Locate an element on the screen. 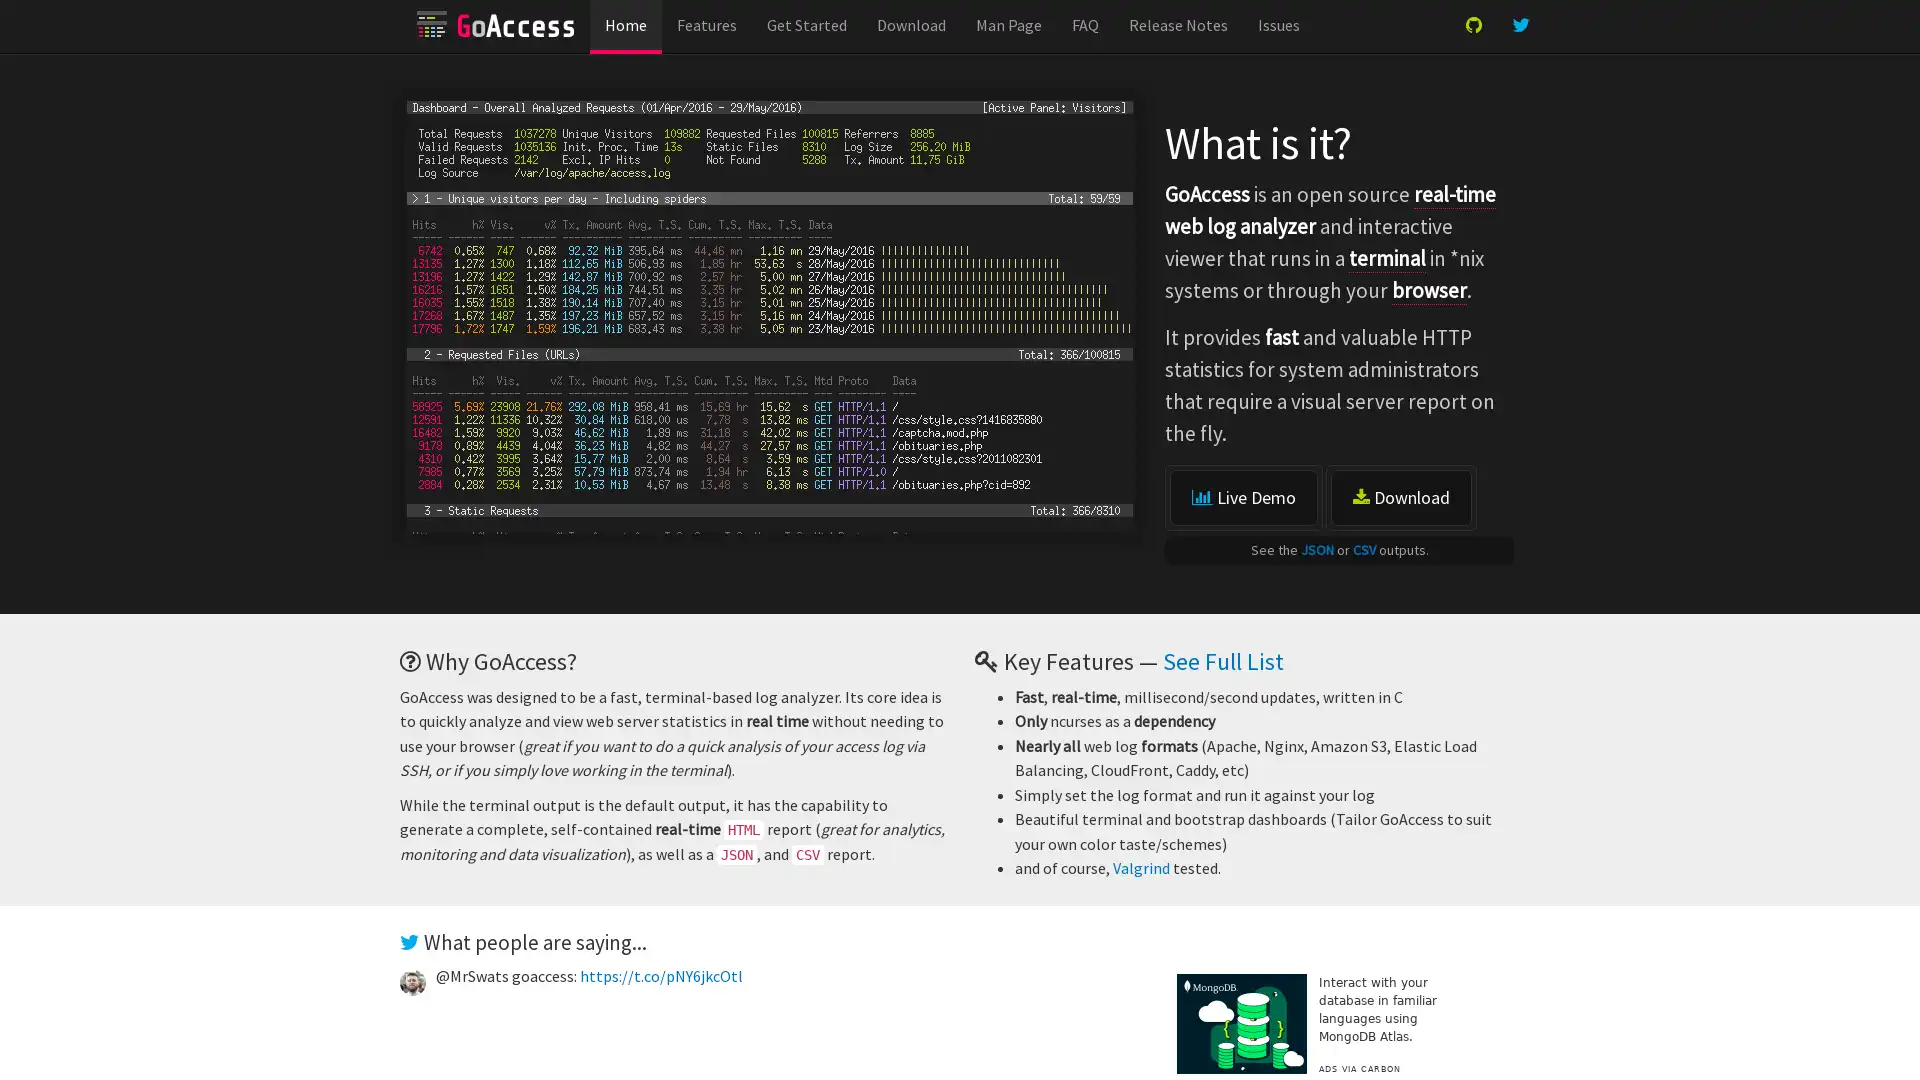 The width and height of the screenshot is (1920, 1080). Download is located at coordinates (1400, 496).